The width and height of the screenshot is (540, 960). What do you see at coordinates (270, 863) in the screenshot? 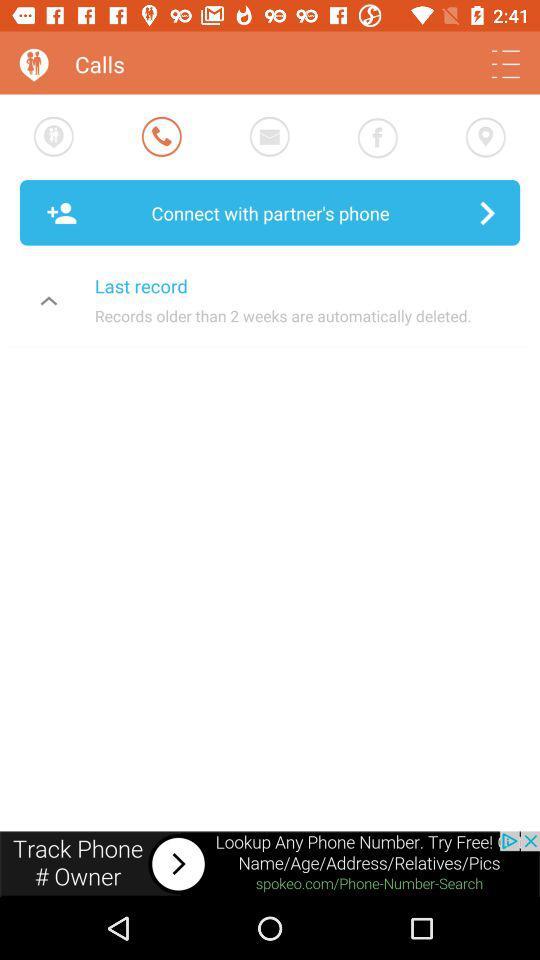
I see `visit advertiser` at bounding box center [270, 863].